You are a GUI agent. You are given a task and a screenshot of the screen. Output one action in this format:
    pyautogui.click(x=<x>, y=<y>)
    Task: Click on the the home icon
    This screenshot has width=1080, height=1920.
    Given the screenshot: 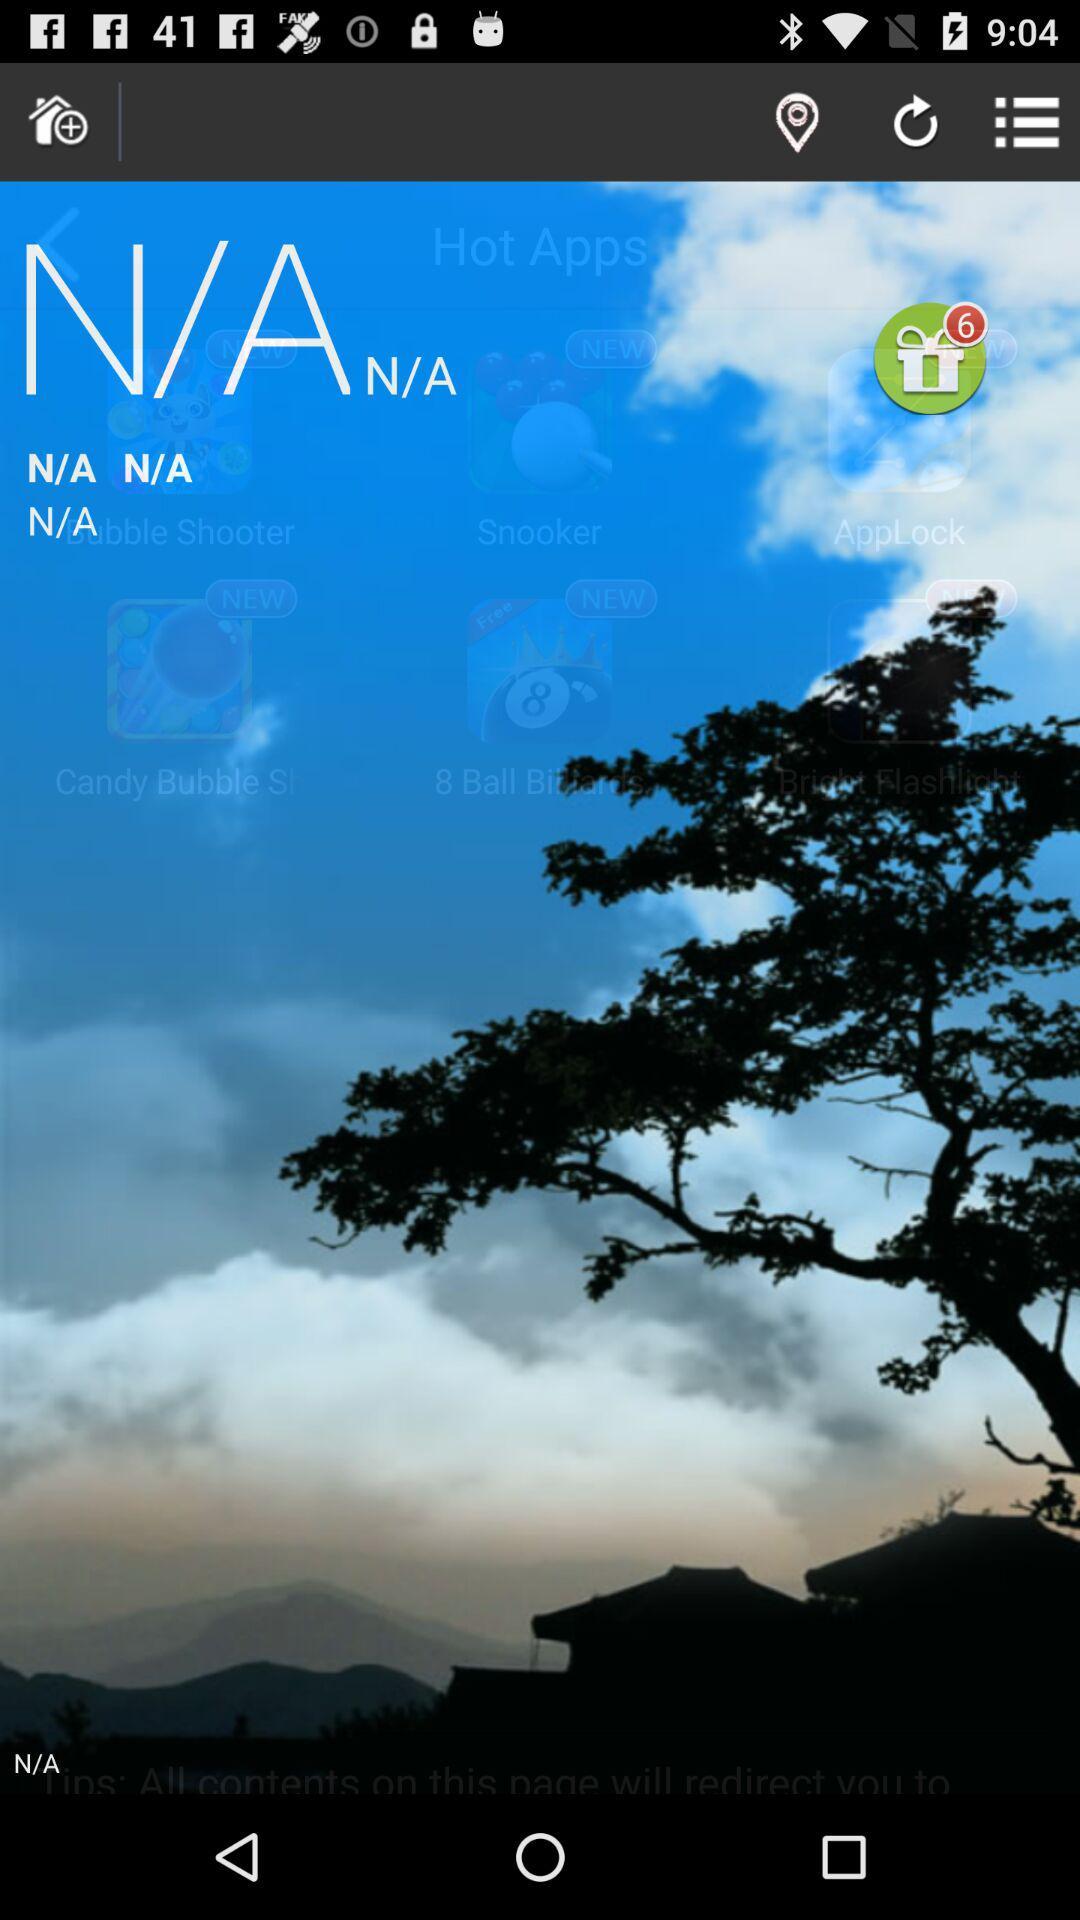 What is the action you would take?
    pyautogui.click(x=58, y=129)
    